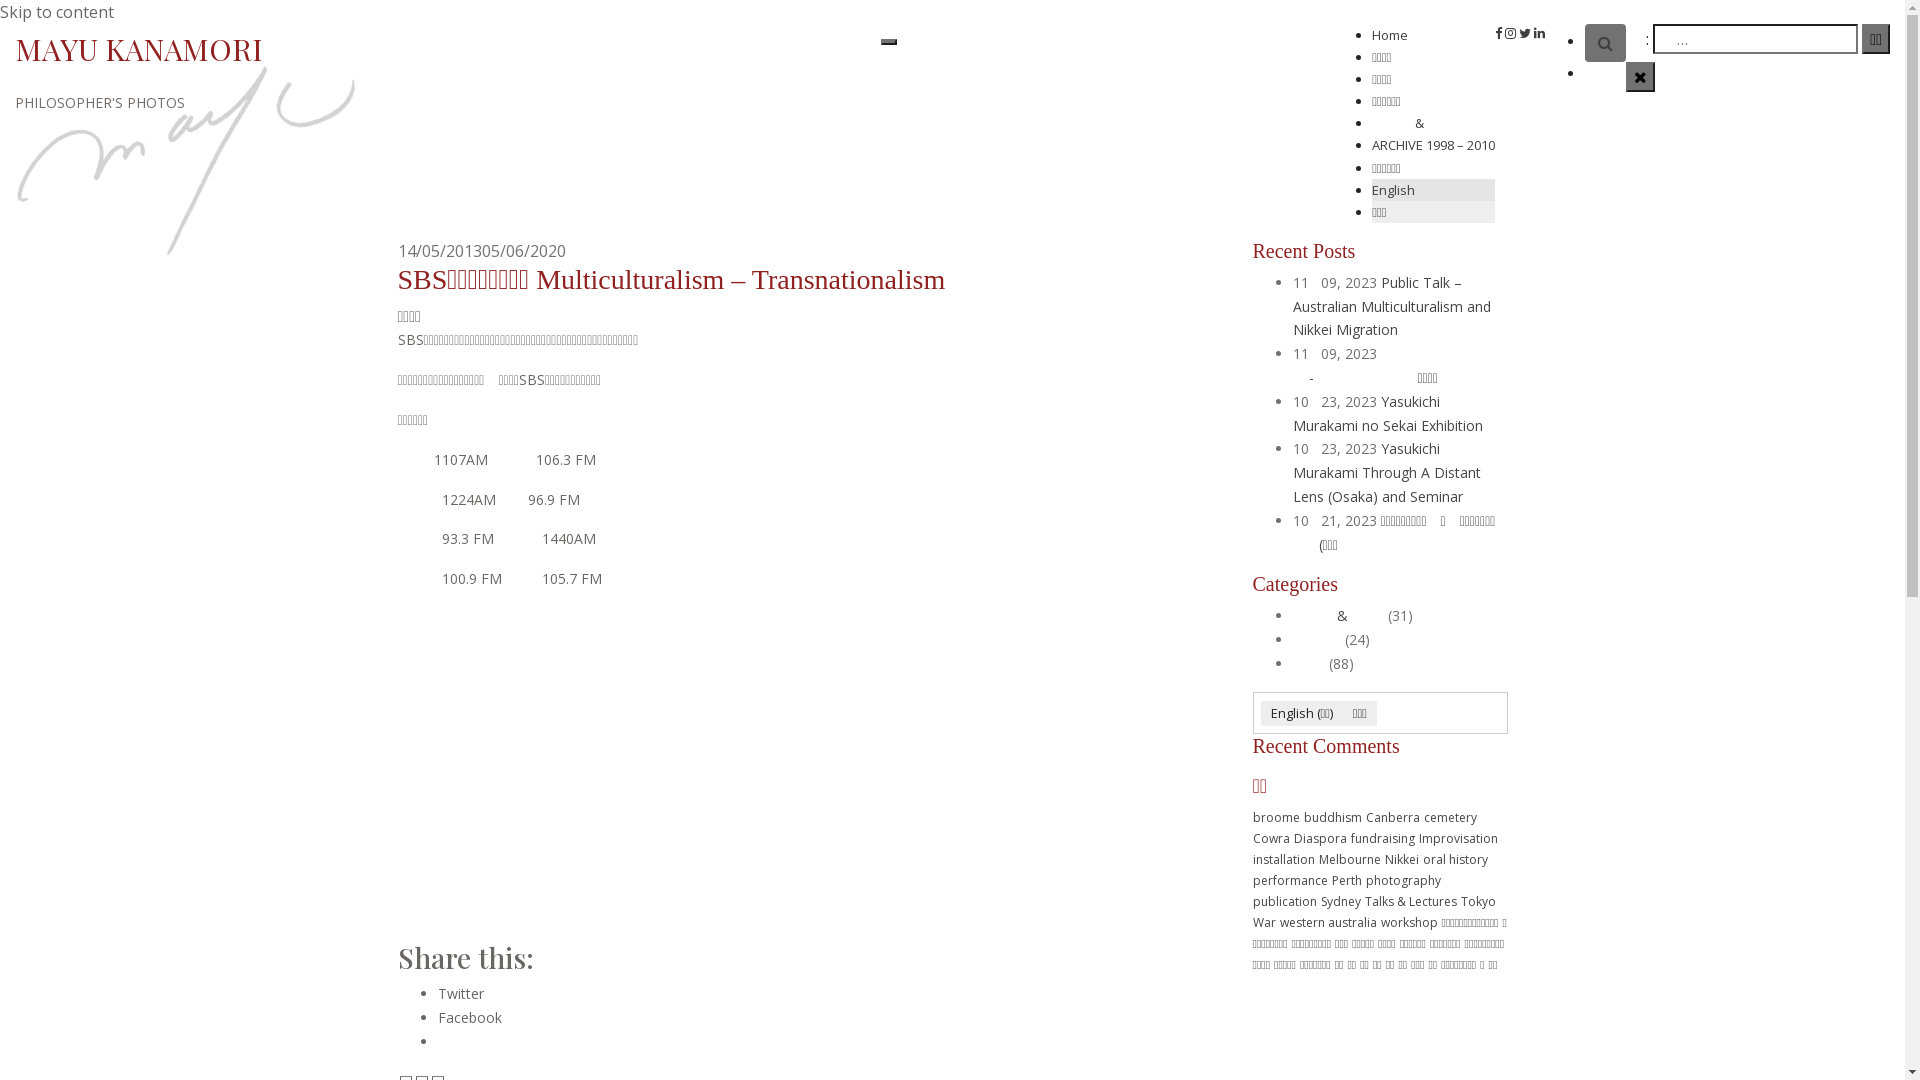 The image size is (1920, 1080). I want to click on 'War', so click(1262, 922).